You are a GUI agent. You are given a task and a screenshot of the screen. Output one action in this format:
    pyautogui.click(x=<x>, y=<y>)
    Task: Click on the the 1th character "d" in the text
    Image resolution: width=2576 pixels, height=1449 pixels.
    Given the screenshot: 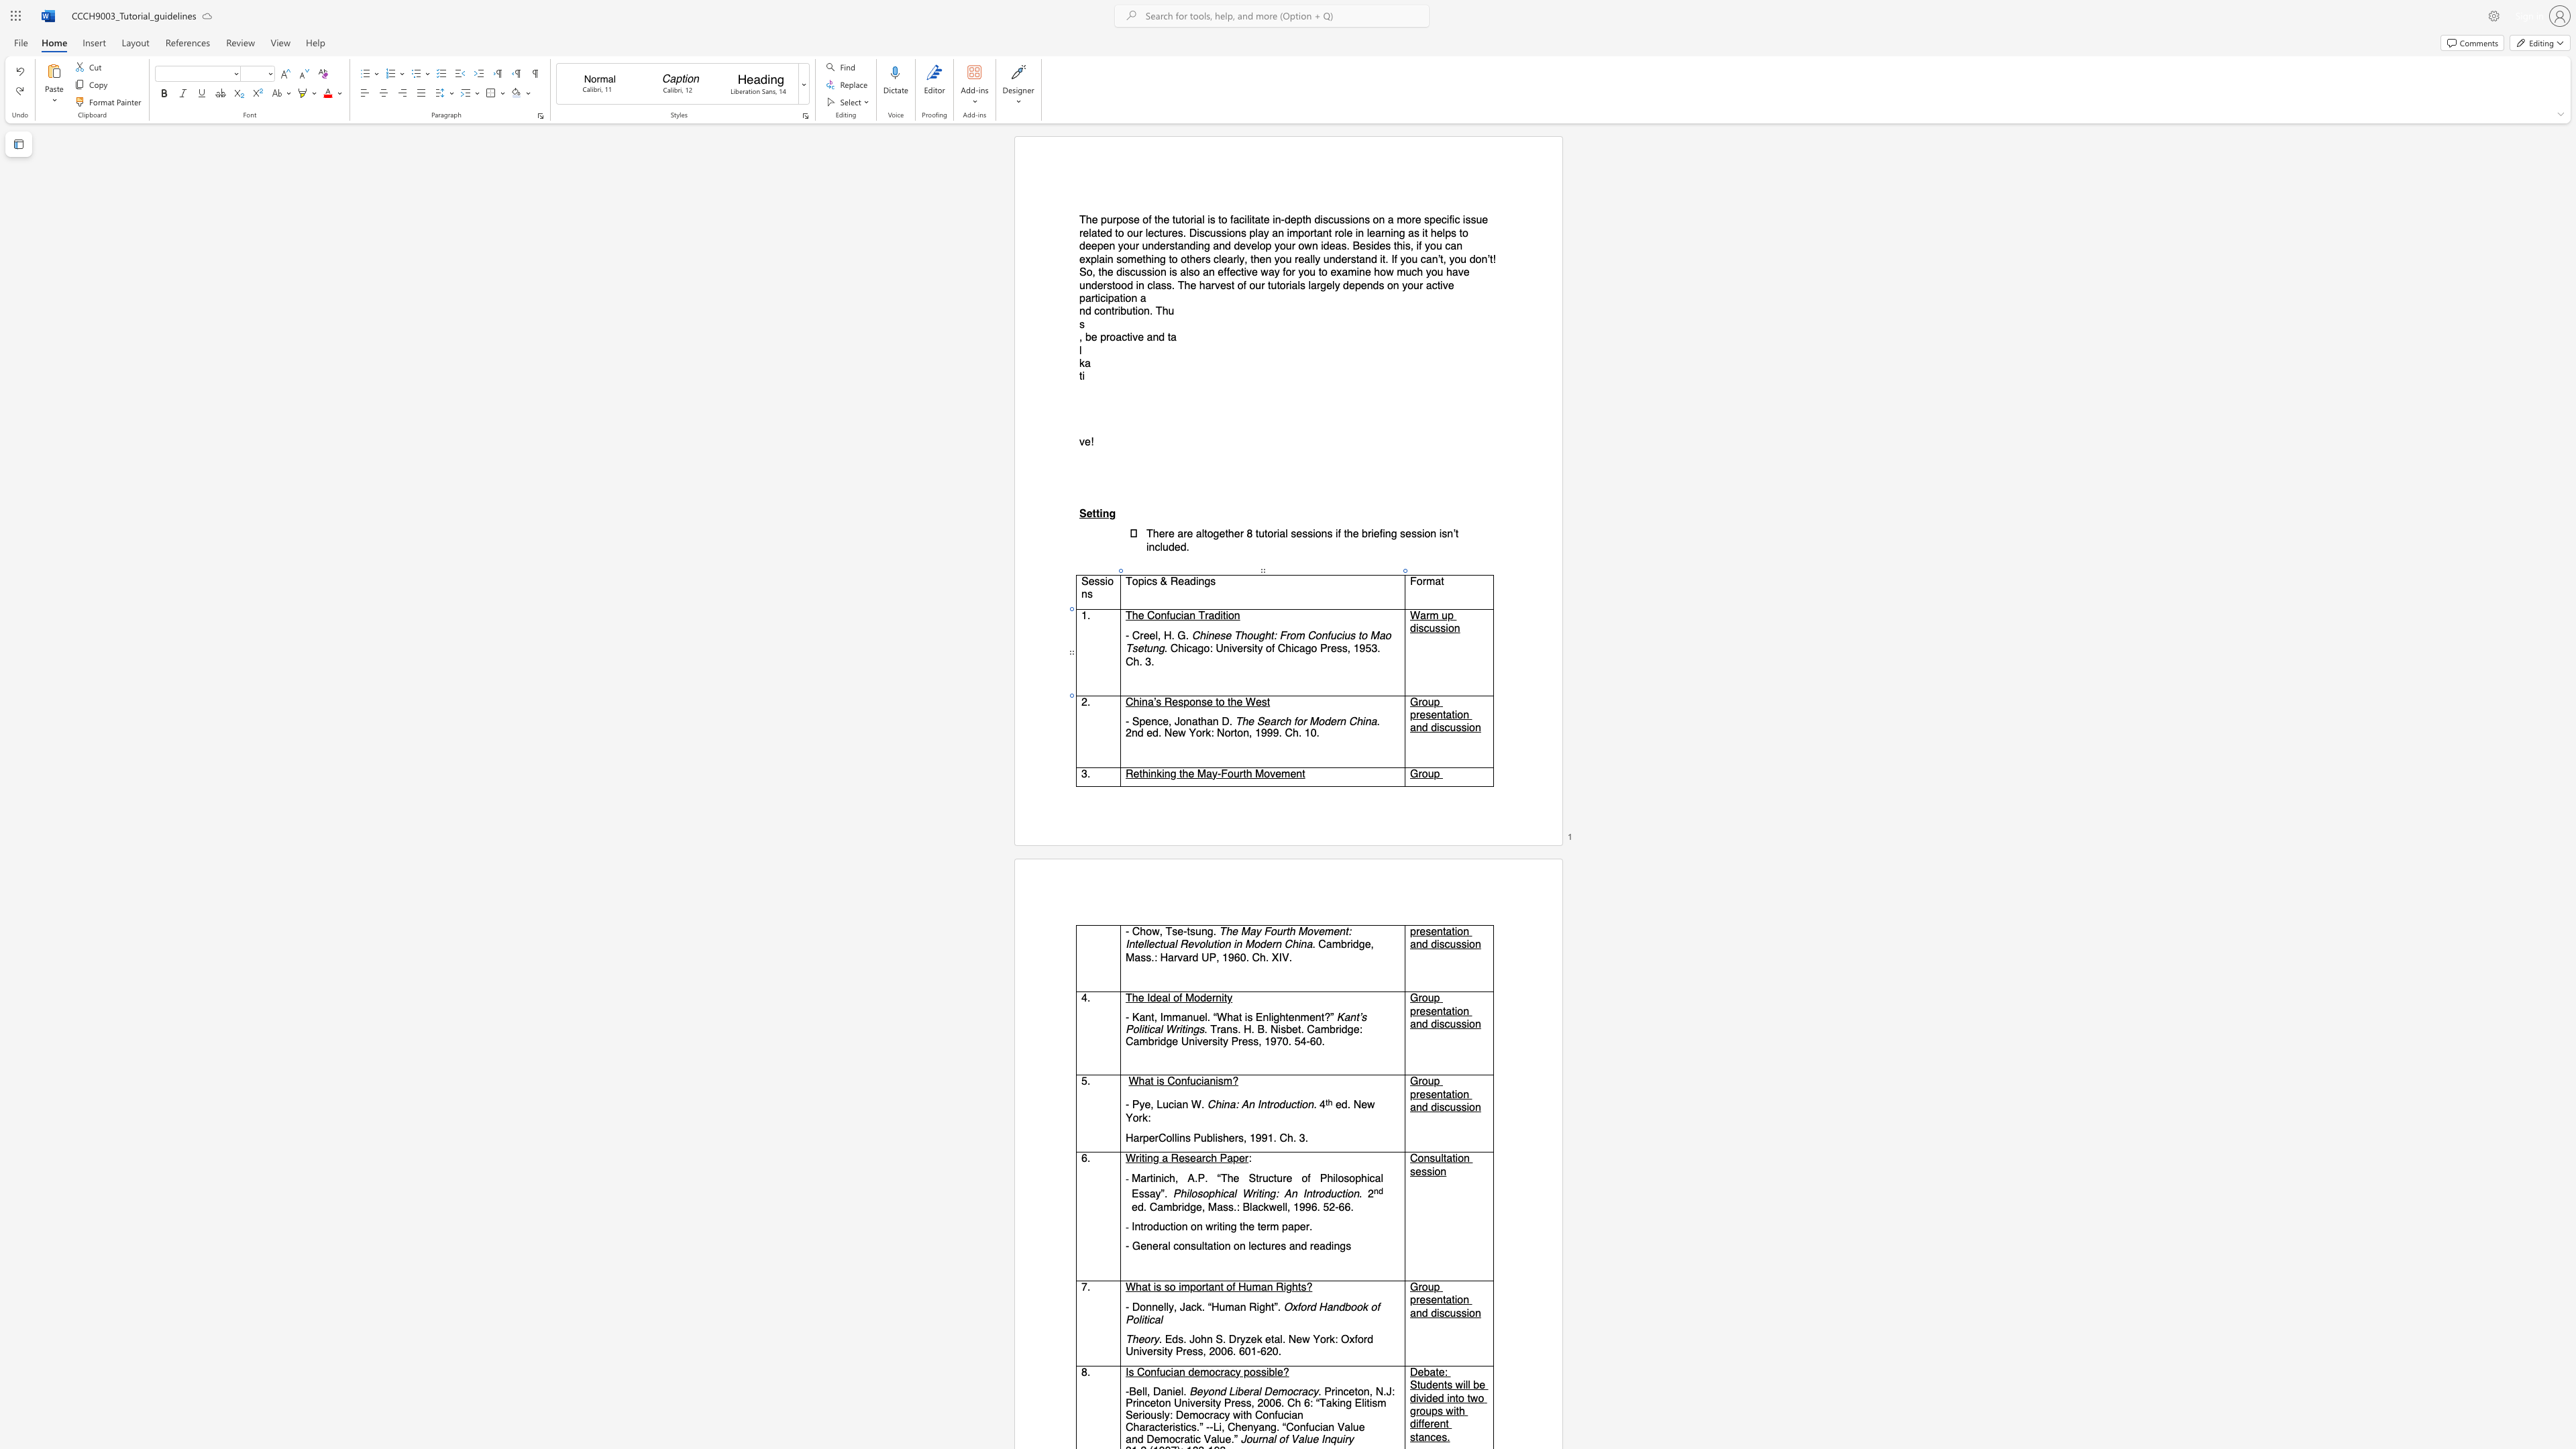 What is the action you would take?
    pyautogui.click(x=1140, y=733)
    